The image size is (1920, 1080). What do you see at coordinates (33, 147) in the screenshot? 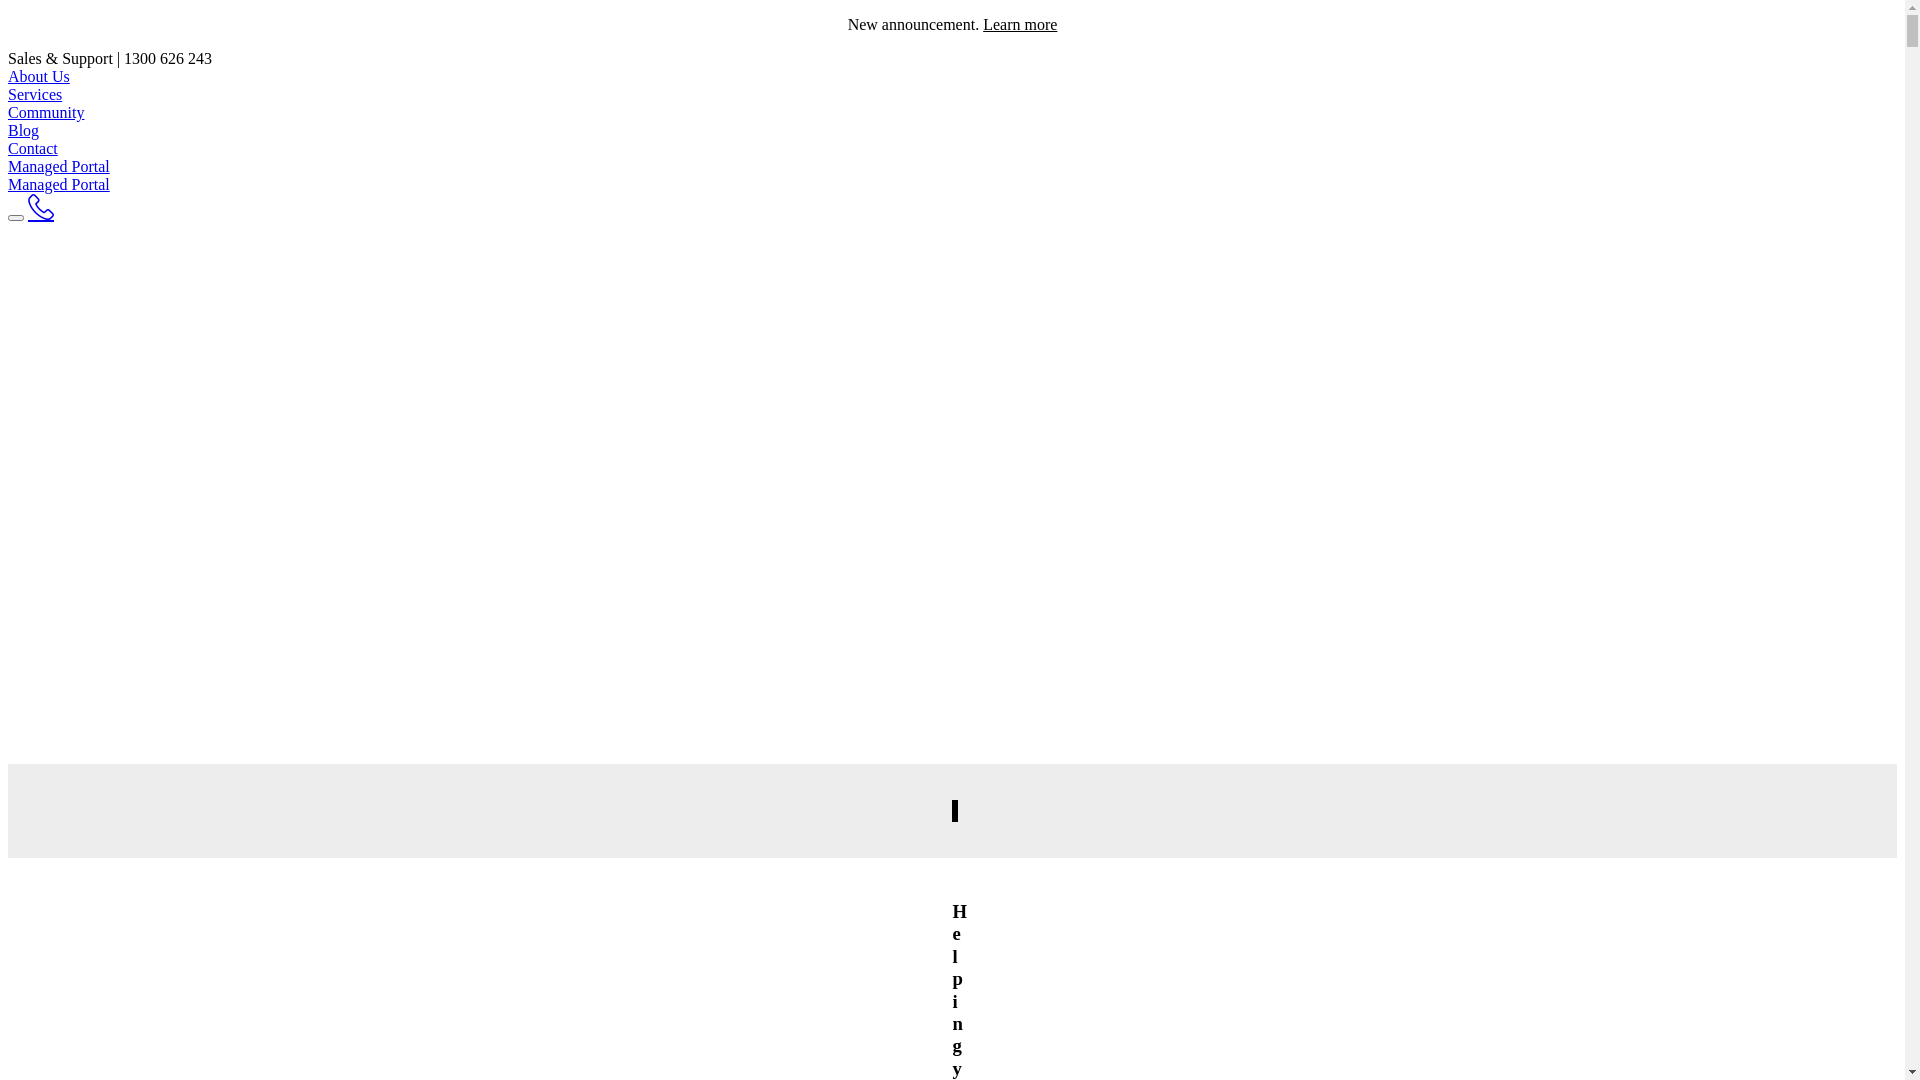
I see `'Contact'` at bounding box center [33, 147].